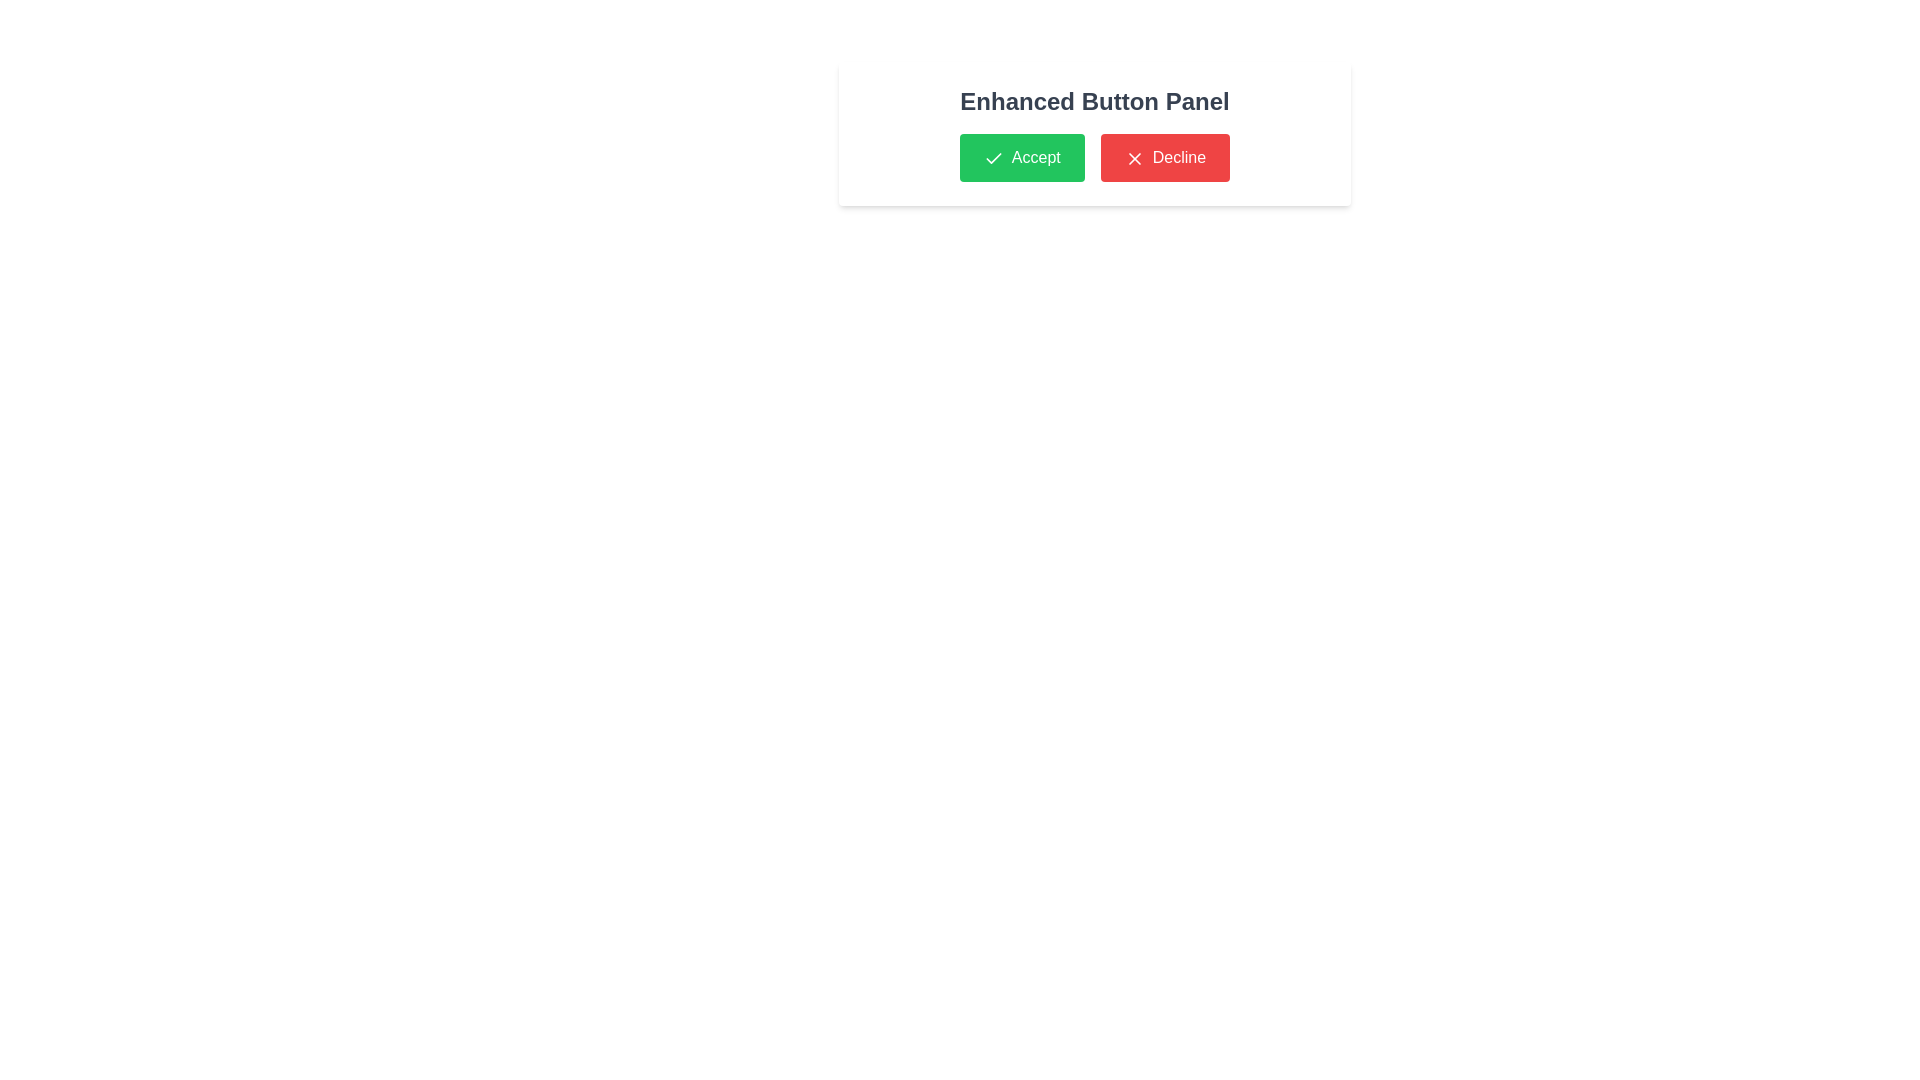 This screenshot has height=1080, width=1920. What do you see at coordinates (1022, 157) in the screenshot?
I see `the green 'Accept' button with a white checkmark icon, located as the leftmost button in a horizontal row` at bounding box center [1022, 157].